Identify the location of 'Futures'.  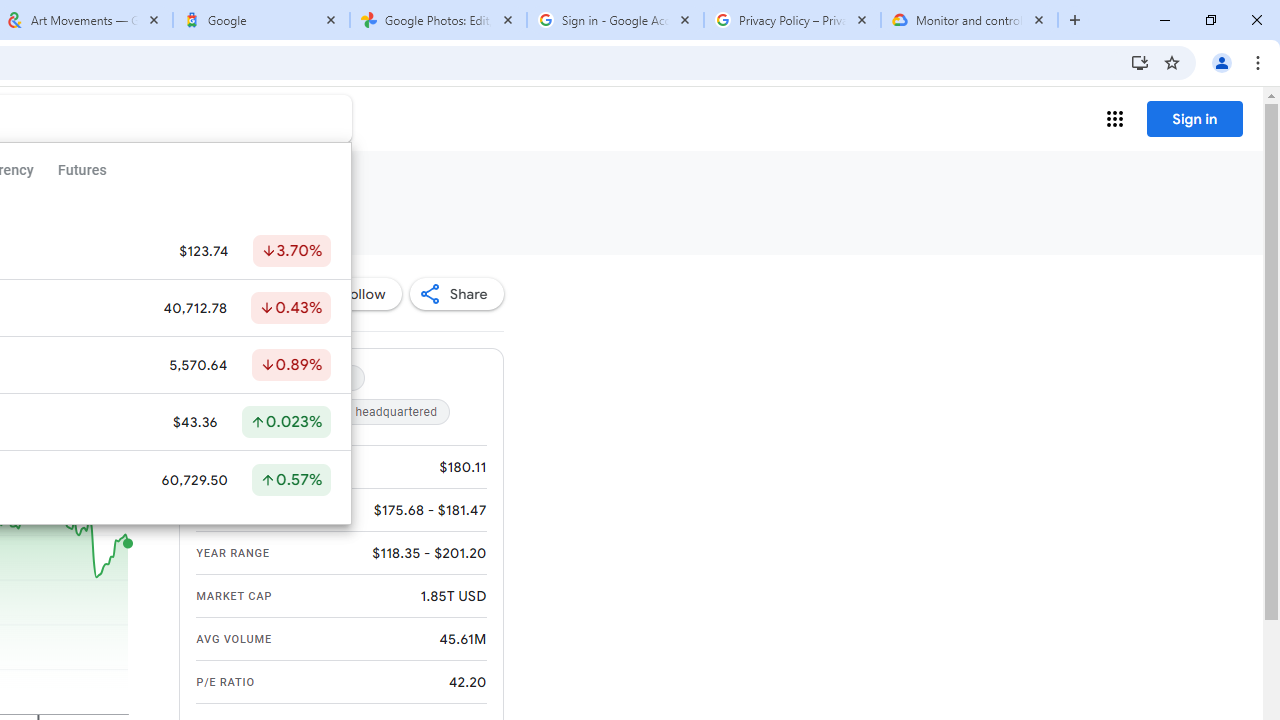
(80, 170).